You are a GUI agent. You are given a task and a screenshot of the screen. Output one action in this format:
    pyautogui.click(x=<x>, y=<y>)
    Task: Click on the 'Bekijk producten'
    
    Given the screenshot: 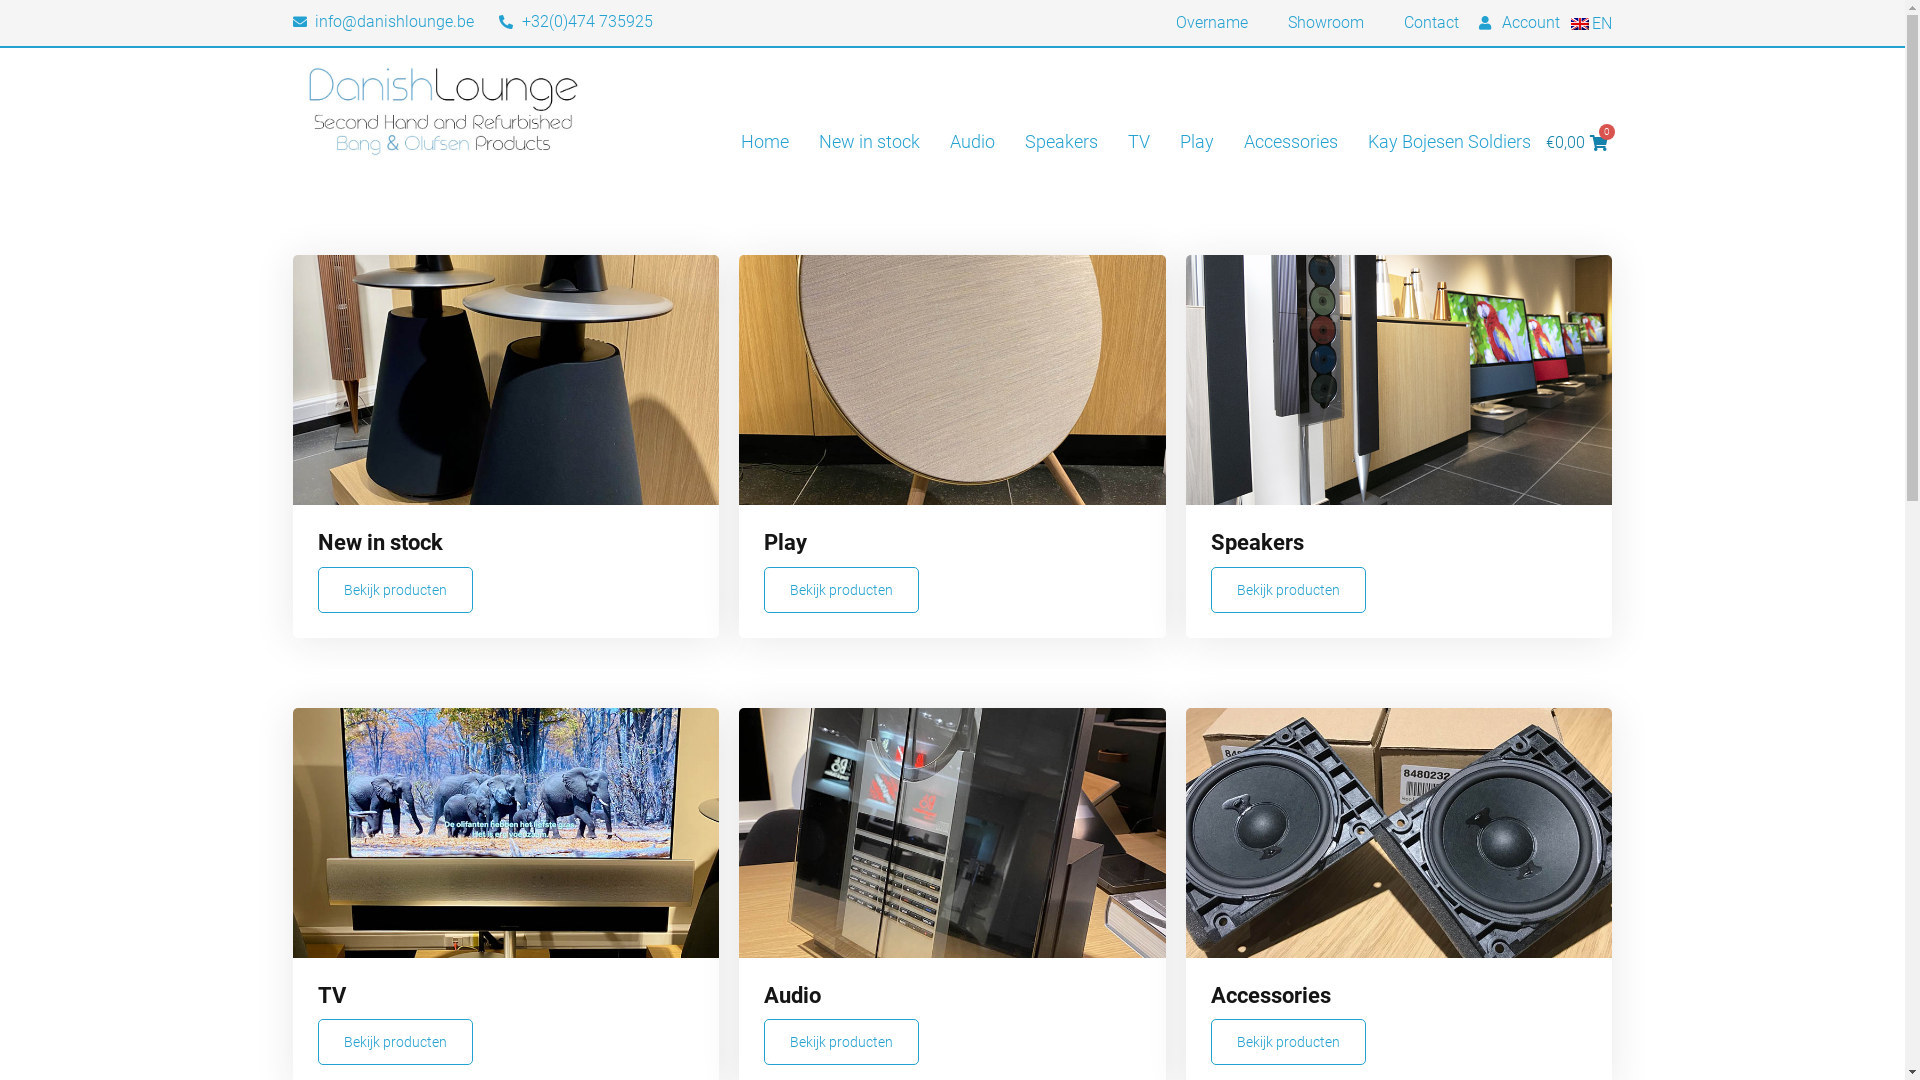 What is the action you would take?
    pyautogui.click(x=841, y=1040)
    